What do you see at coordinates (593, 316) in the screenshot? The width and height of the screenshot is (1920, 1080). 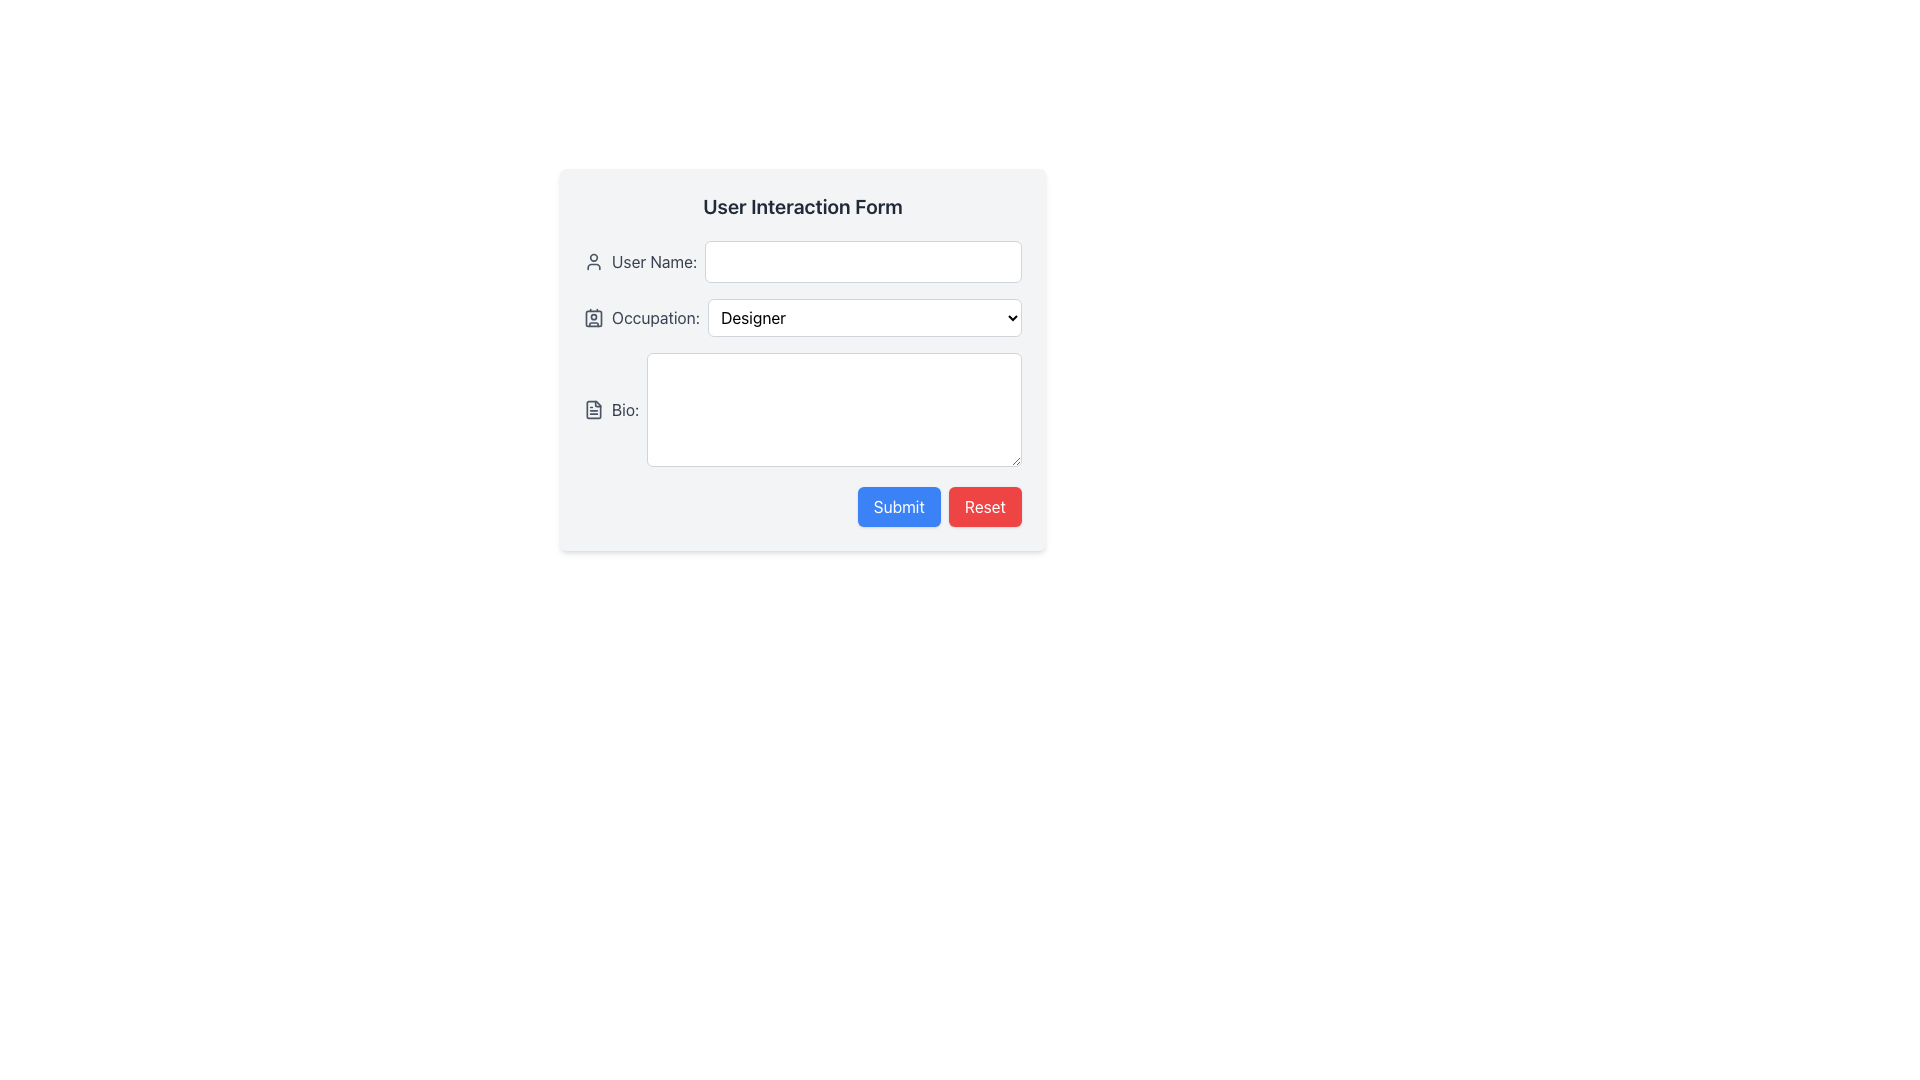 I see `the small square-shaped icon with a light gray border and a contact card symbol, located to the left of the 'Occupation' label in the form layout` at bounding box center [593, 316].